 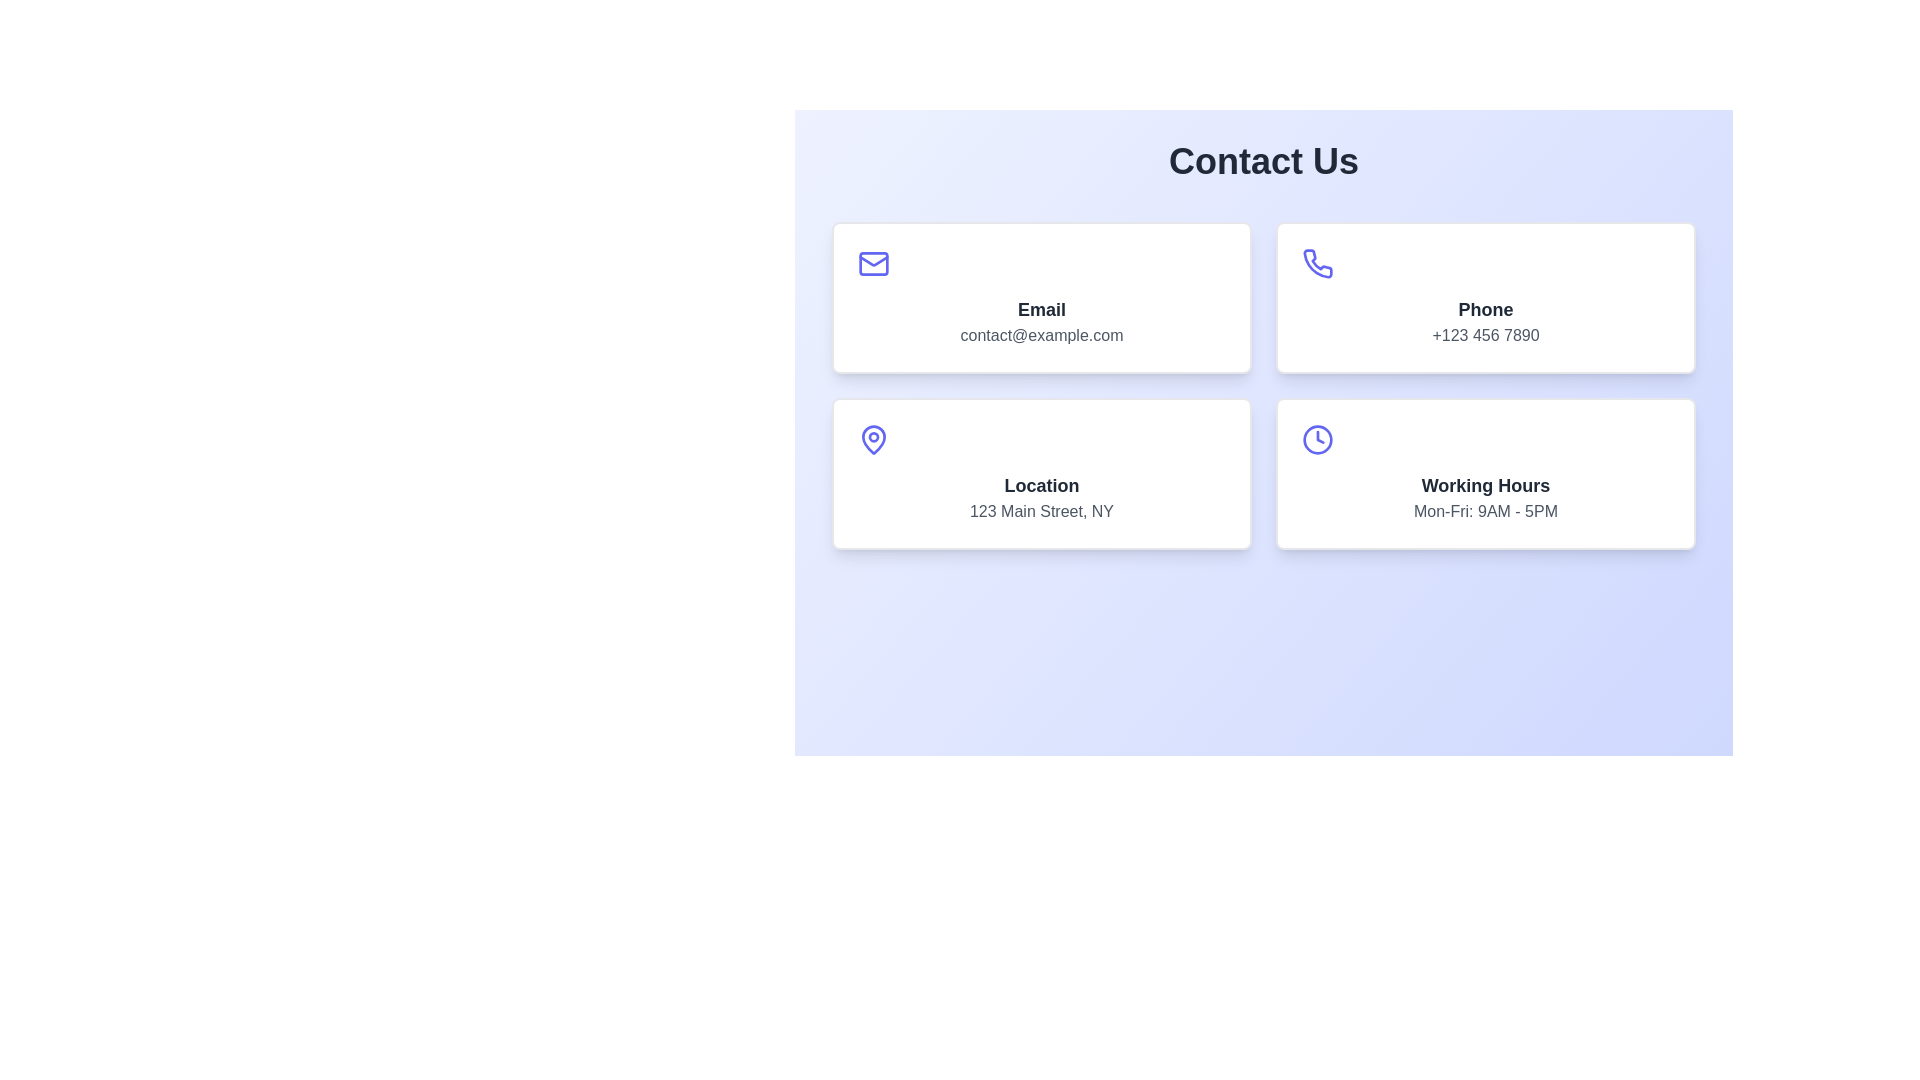 I want to click on the small clock icon with a purple outline located in the top-left corner of the 'Working Hours' card, above the text content 'Working Hours' and 'Mon-Fri: 9AM - 5PM', so click(x=1318, y=438).